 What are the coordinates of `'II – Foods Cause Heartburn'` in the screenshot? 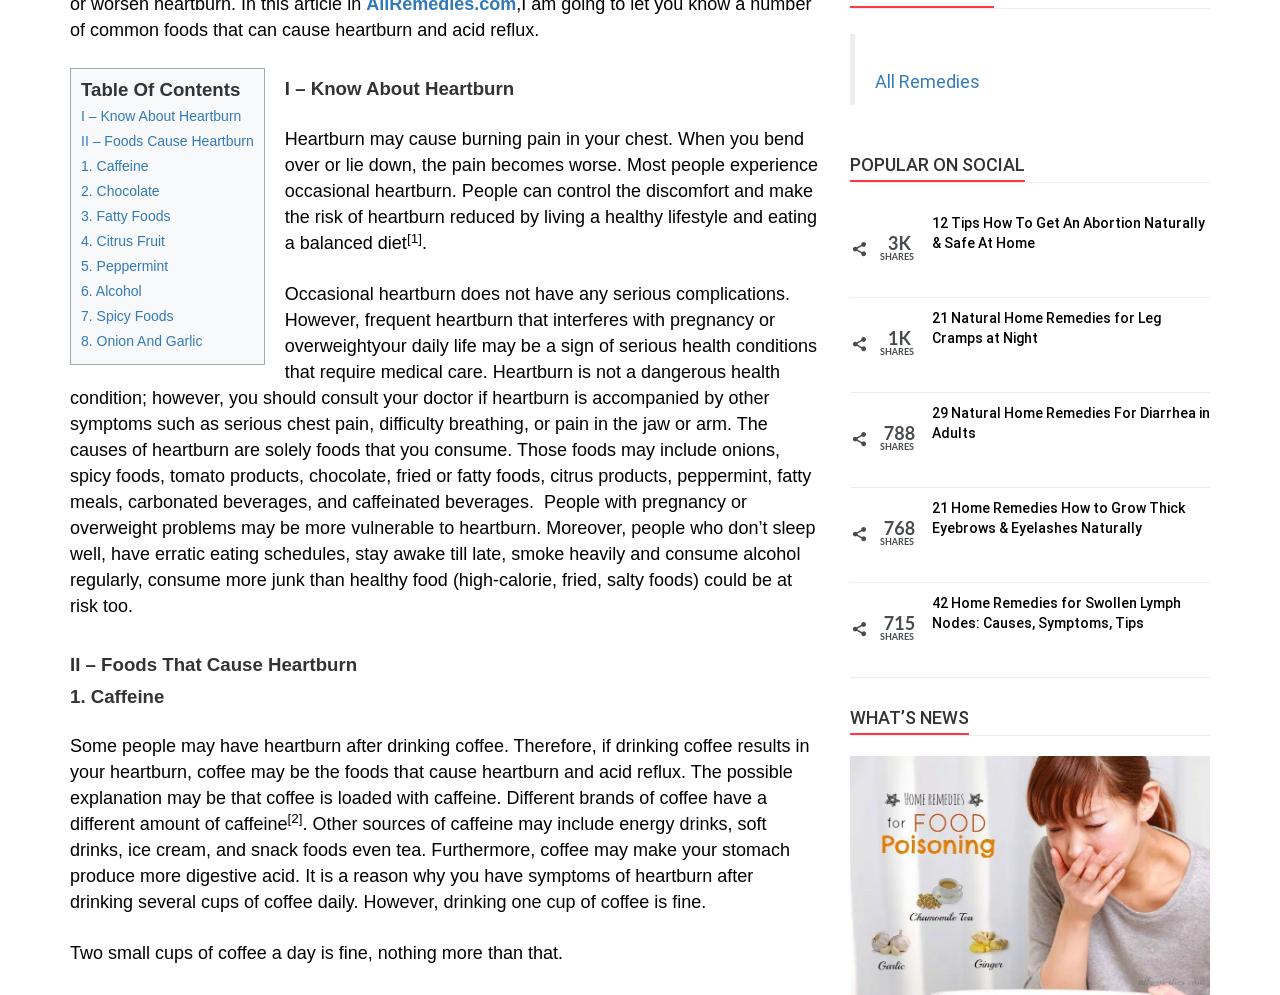 It's located at (167, 139).